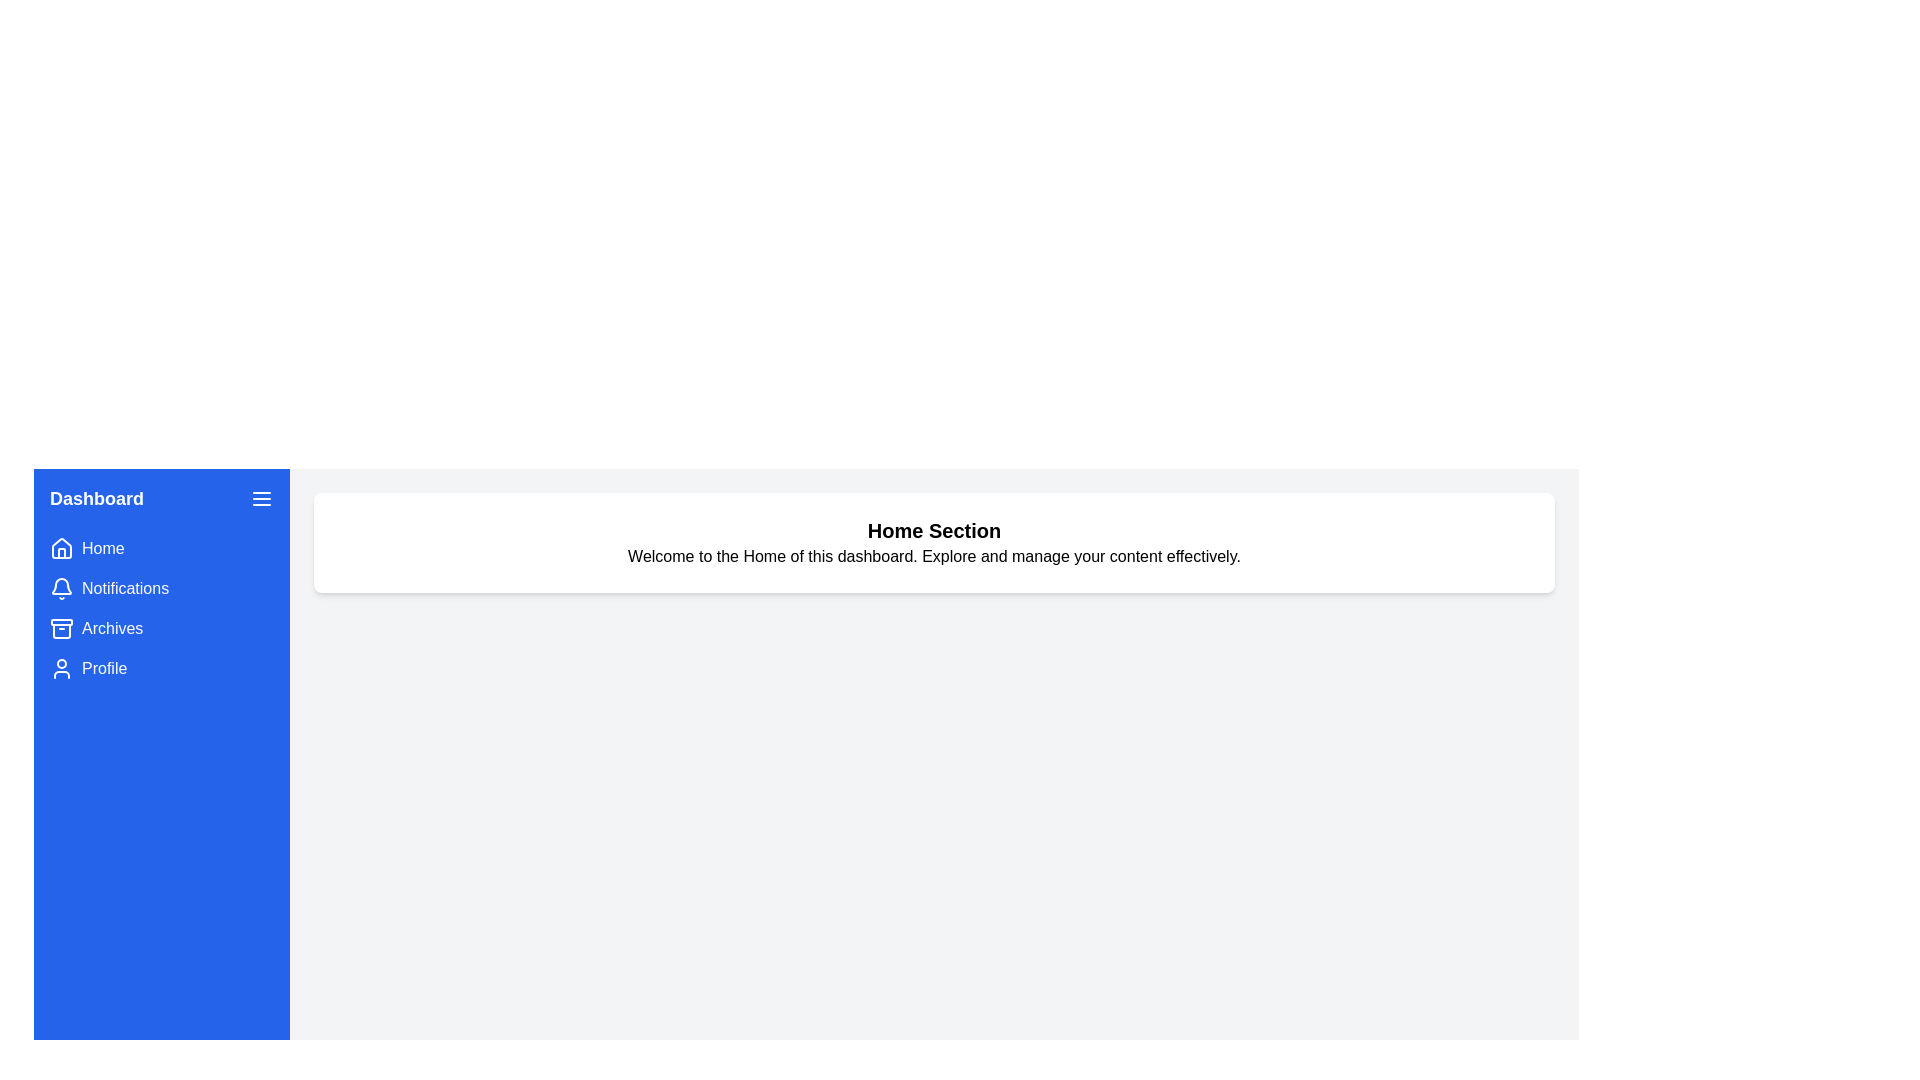  What do you see at coordinates (62, 548) in the screenshot?
I see `the house/home icon located in the left-hand vertical navigation bar` at bounding box center [62, 548].